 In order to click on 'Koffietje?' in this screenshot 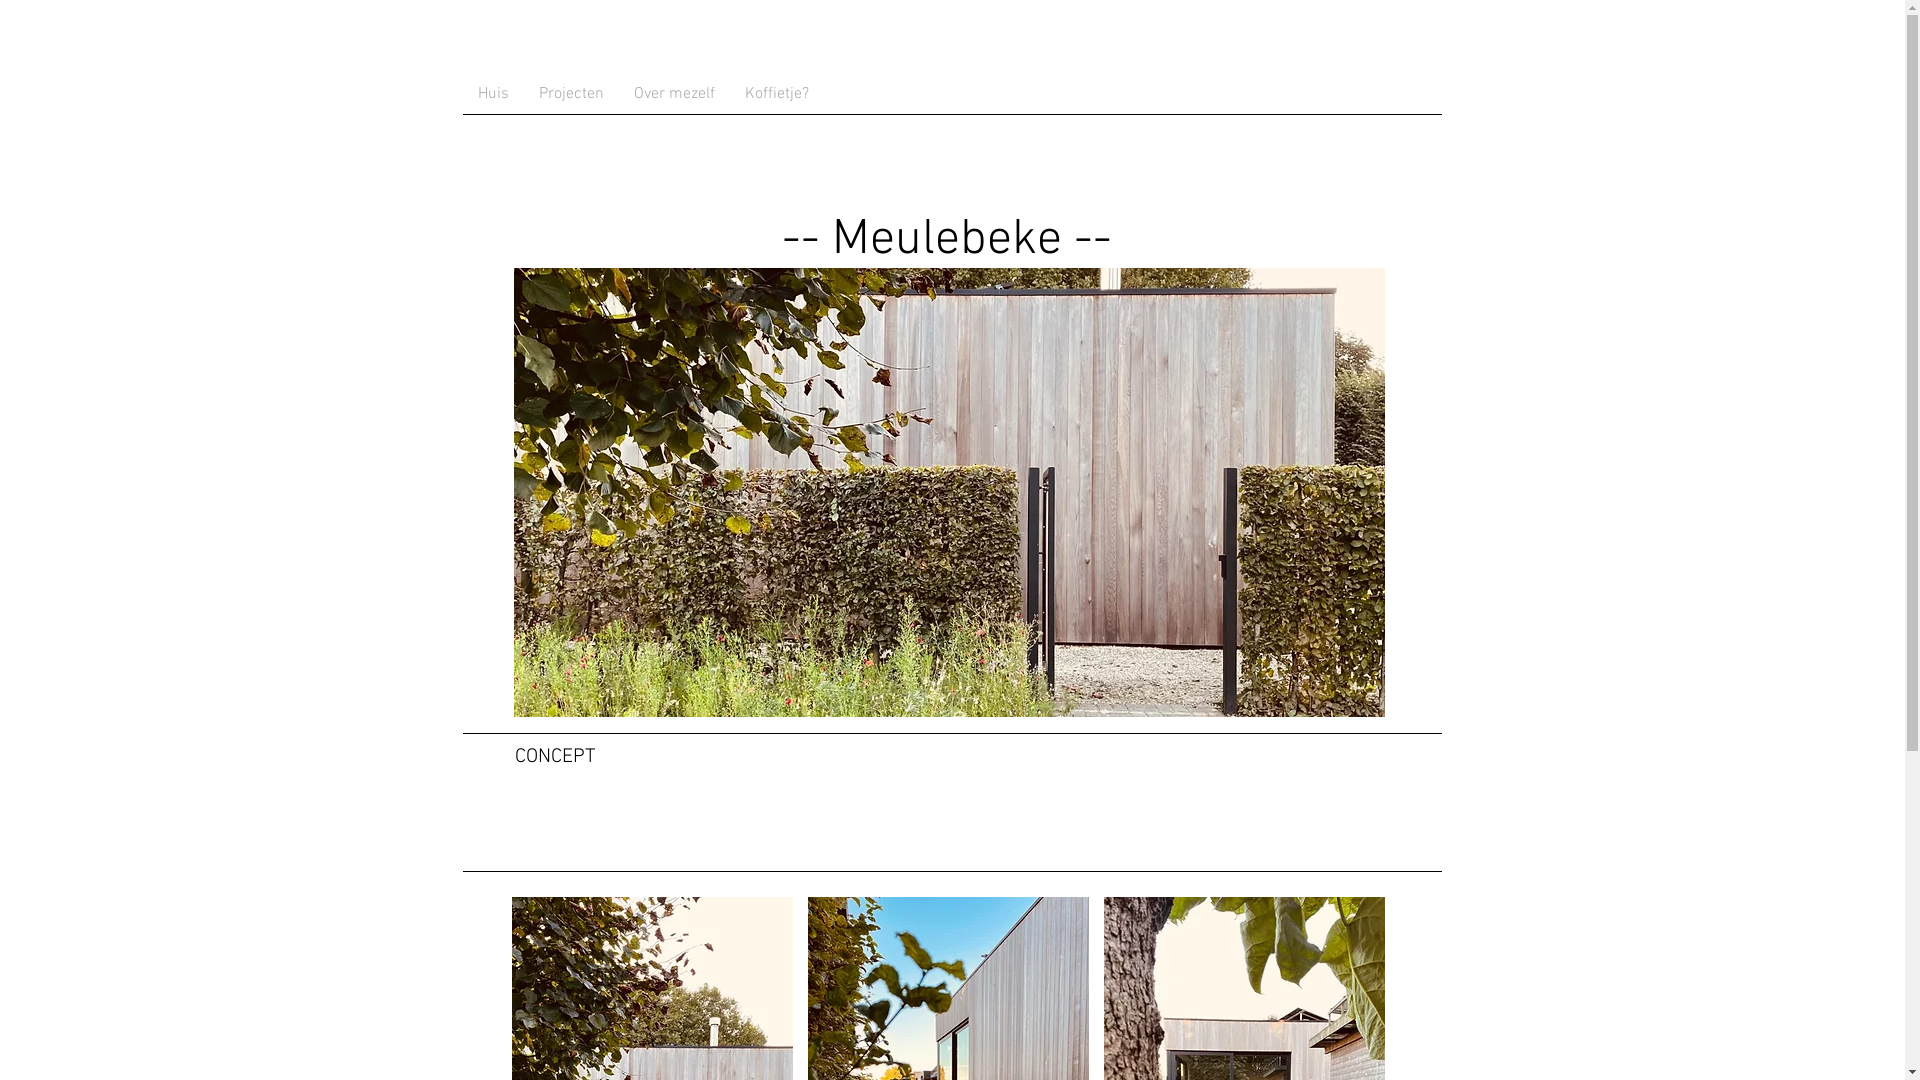, I will do `click(776, 93)`.